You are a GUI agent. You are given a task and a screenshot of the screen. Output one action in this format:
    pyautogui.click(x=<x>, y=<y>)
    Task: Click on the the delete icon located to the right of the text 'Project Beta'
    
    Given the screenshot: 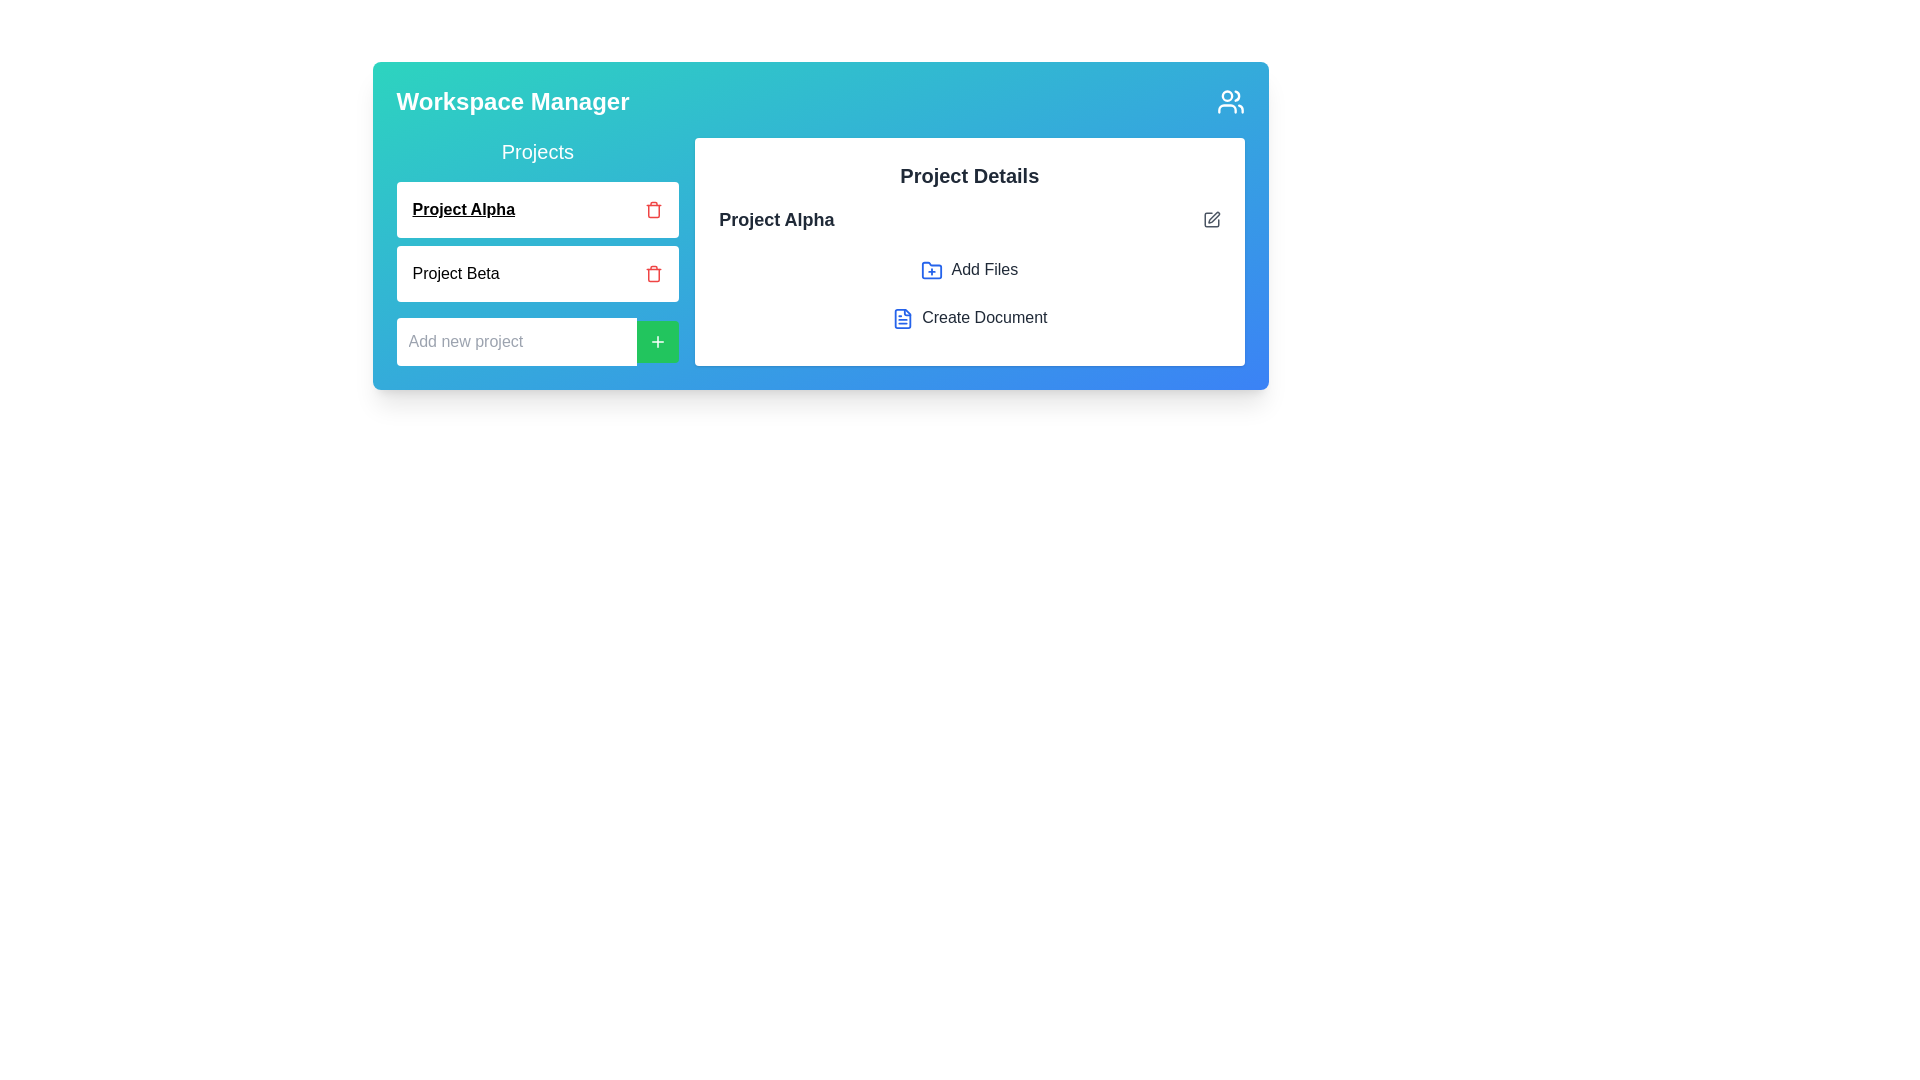 What is the action you would take?
    pyautogui.click(x=654, y=273)
    